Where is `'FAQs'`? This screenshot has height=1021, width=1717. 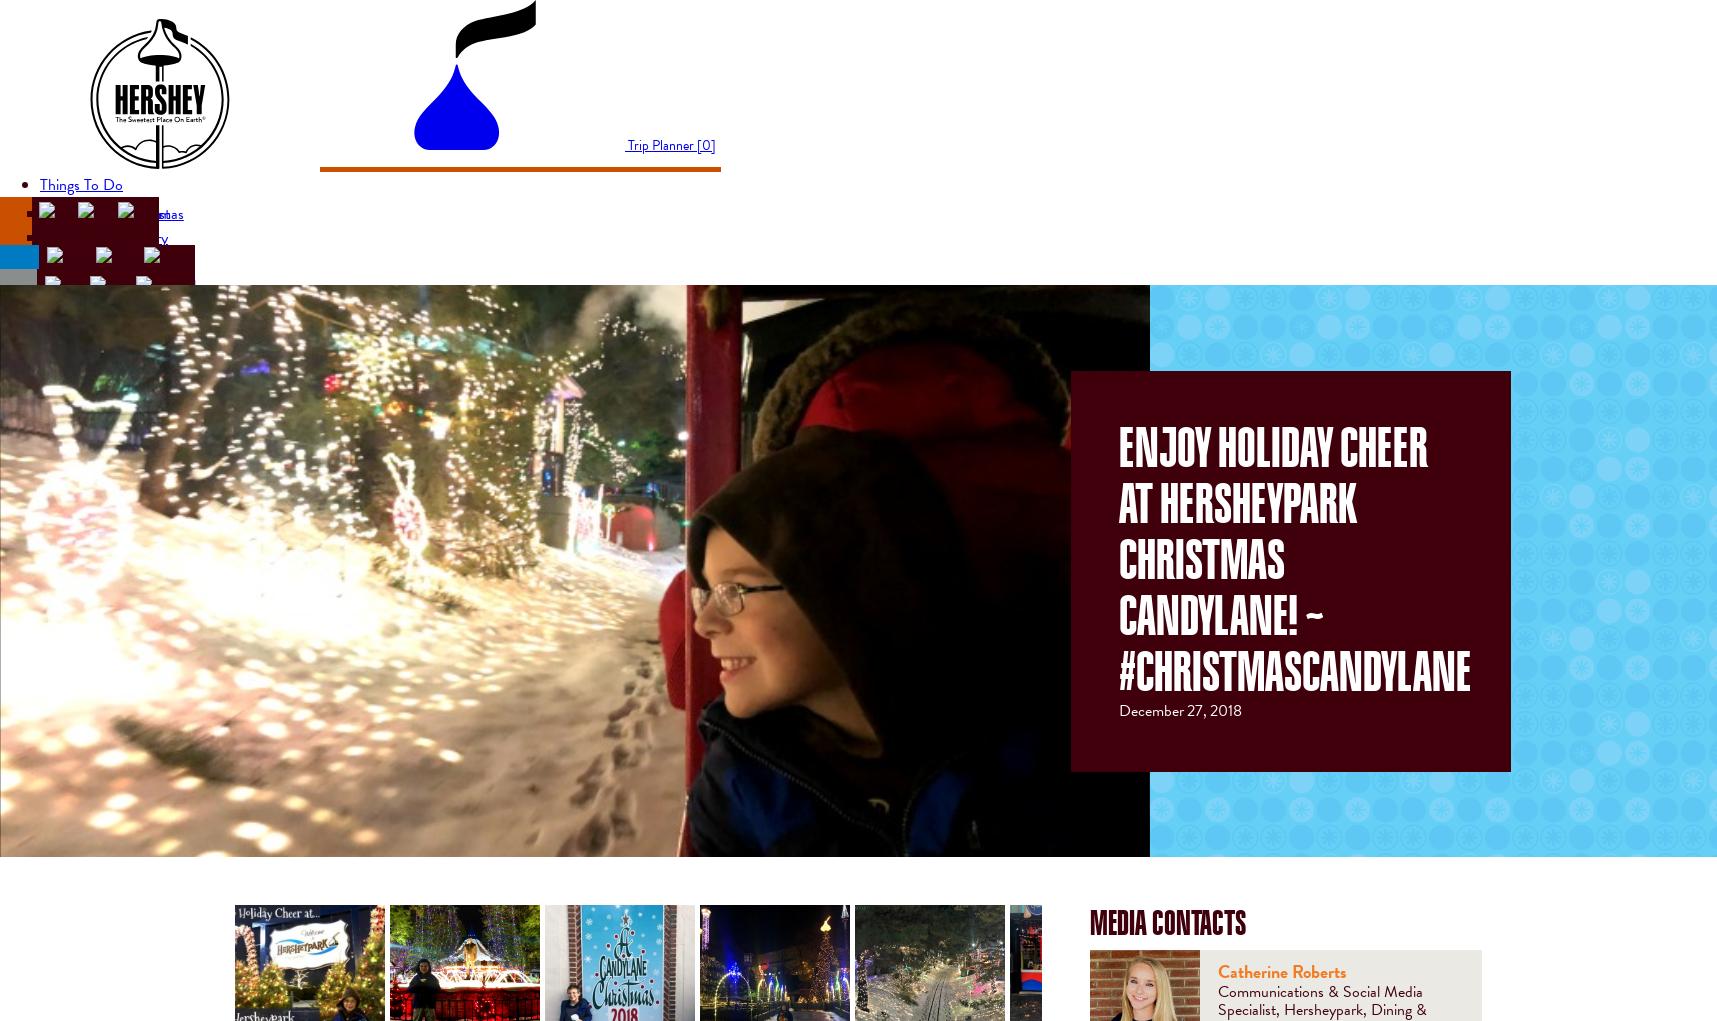
'FAQs' is located at coordinates (58, 512).